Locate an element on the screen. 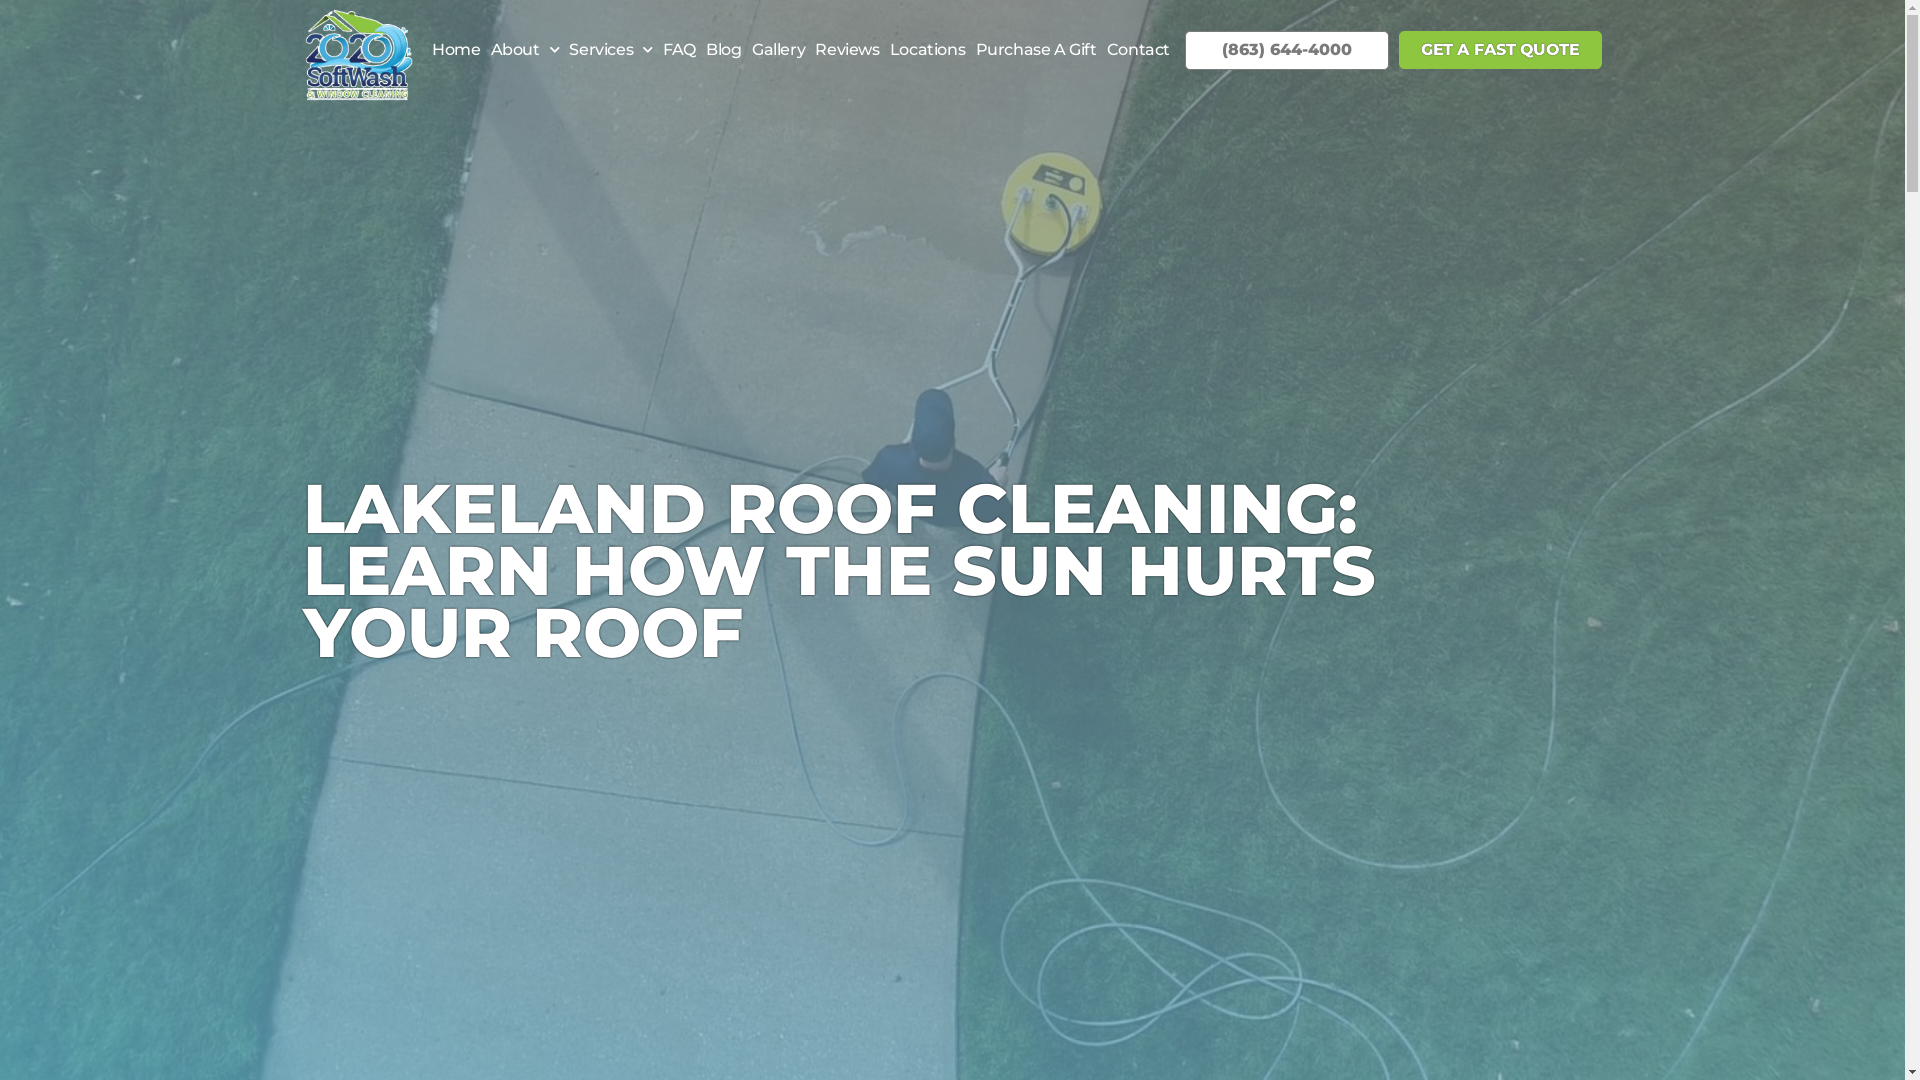 The image size is (1920, 1080). 'Gallery' is located at coordinates (777, 49).